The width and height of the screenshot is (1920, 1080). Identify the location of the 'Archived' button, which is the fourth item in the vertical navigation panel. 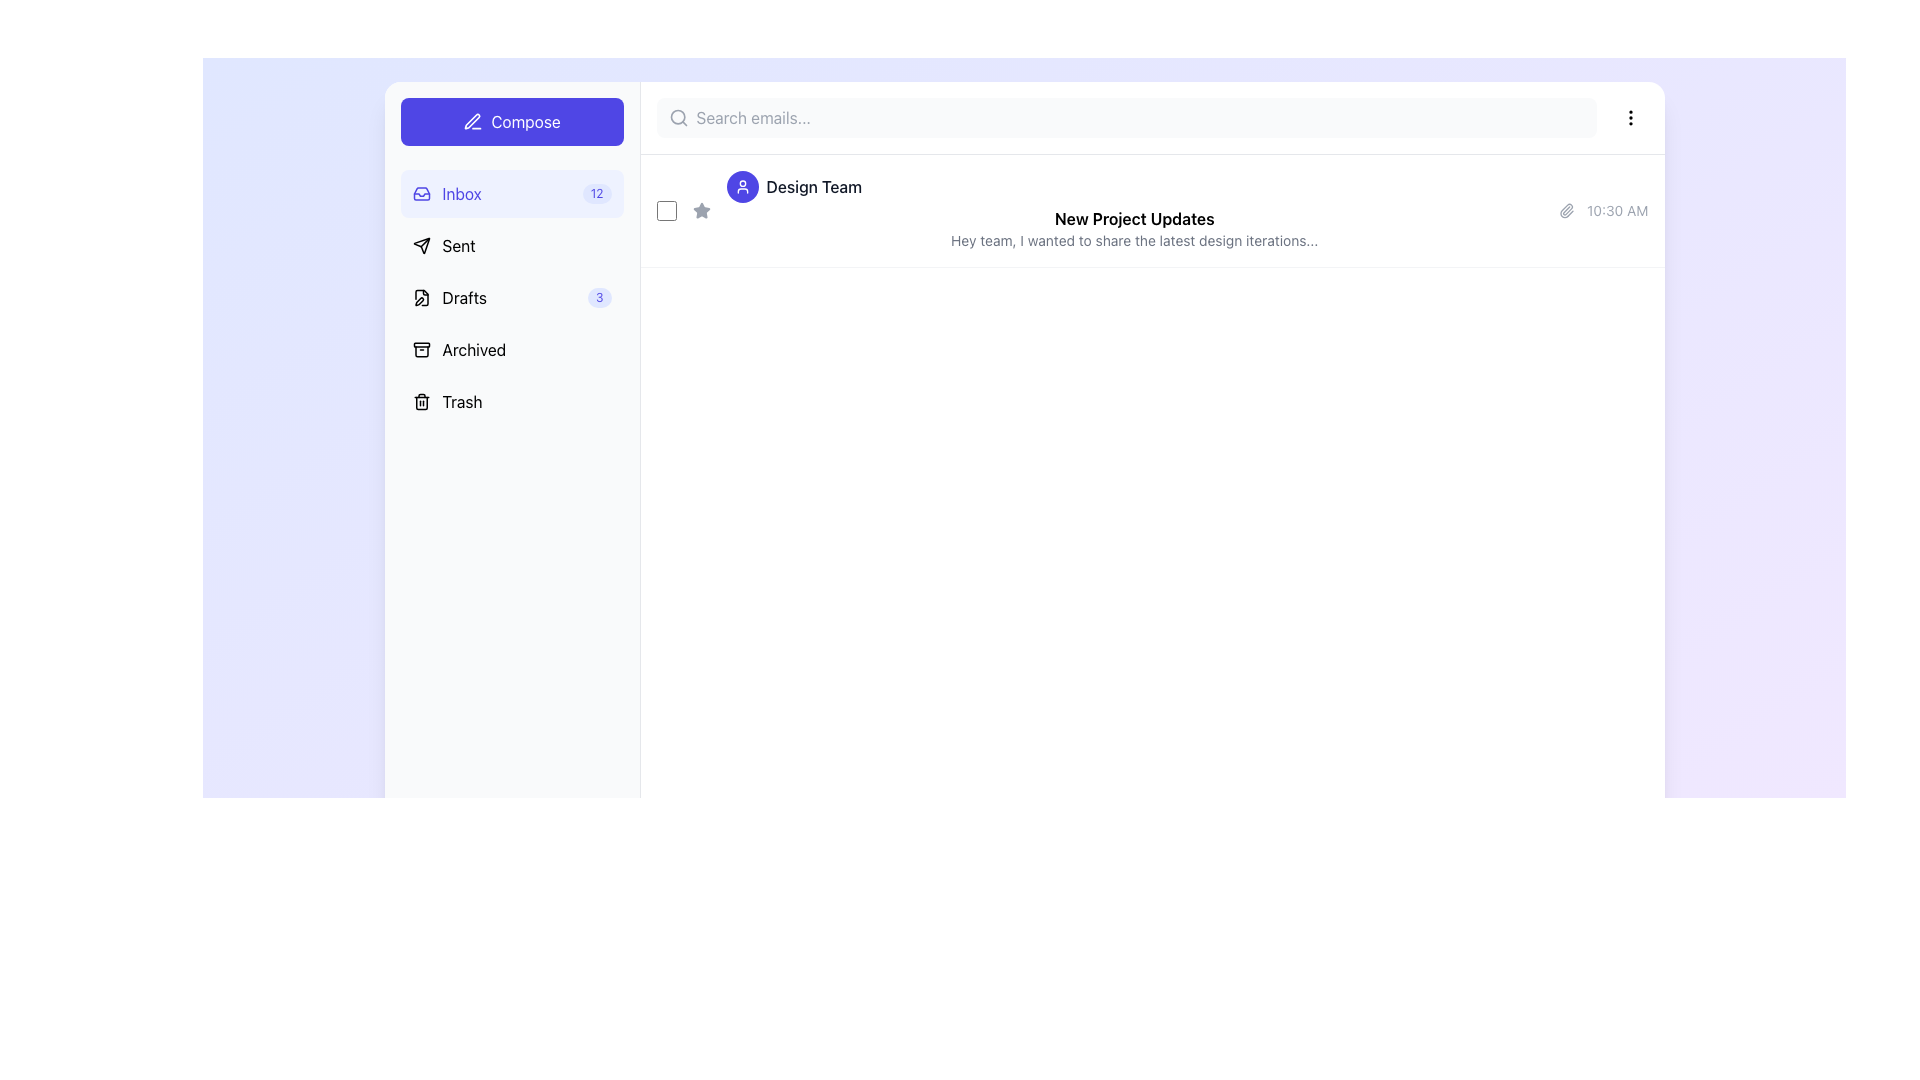
(512, 349).